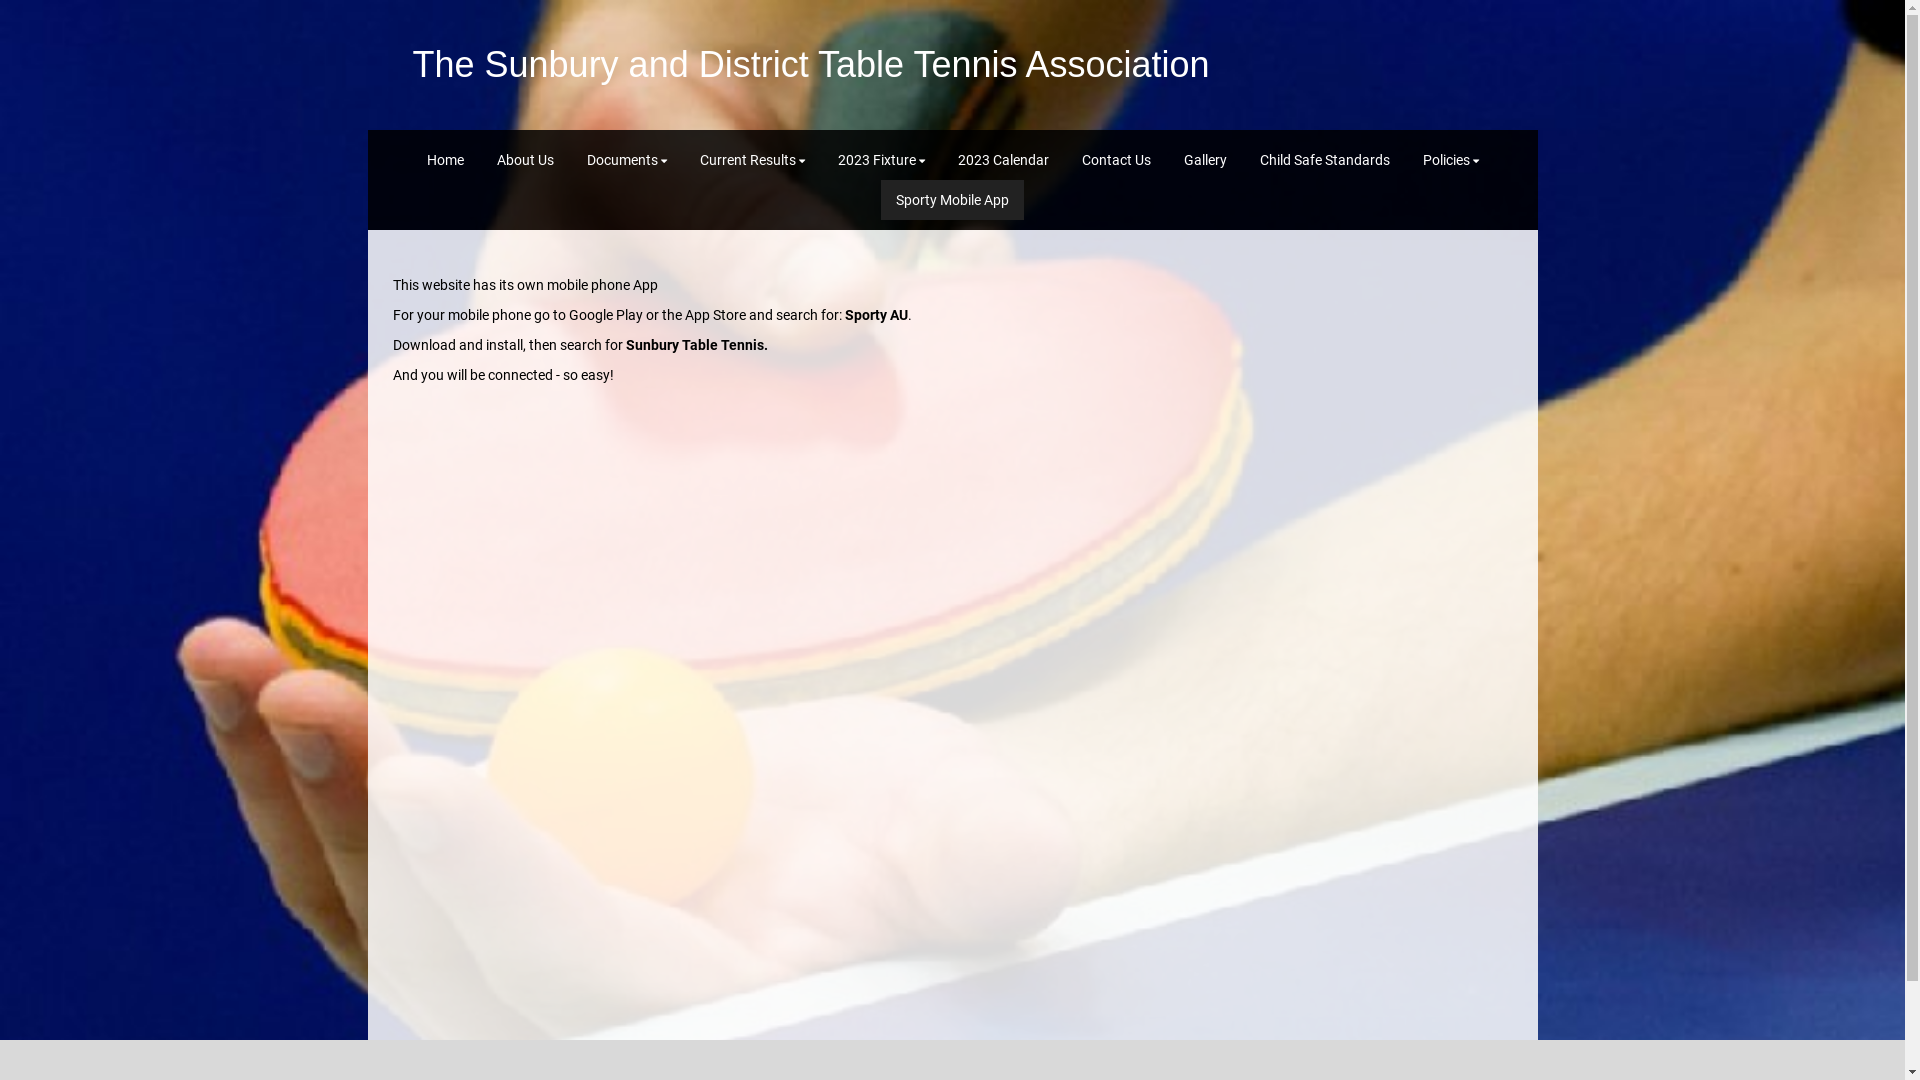  What do you see at coordinates (626, 158) in the screenshot?
I see `'Documents'` at bounding box center [626, 158].